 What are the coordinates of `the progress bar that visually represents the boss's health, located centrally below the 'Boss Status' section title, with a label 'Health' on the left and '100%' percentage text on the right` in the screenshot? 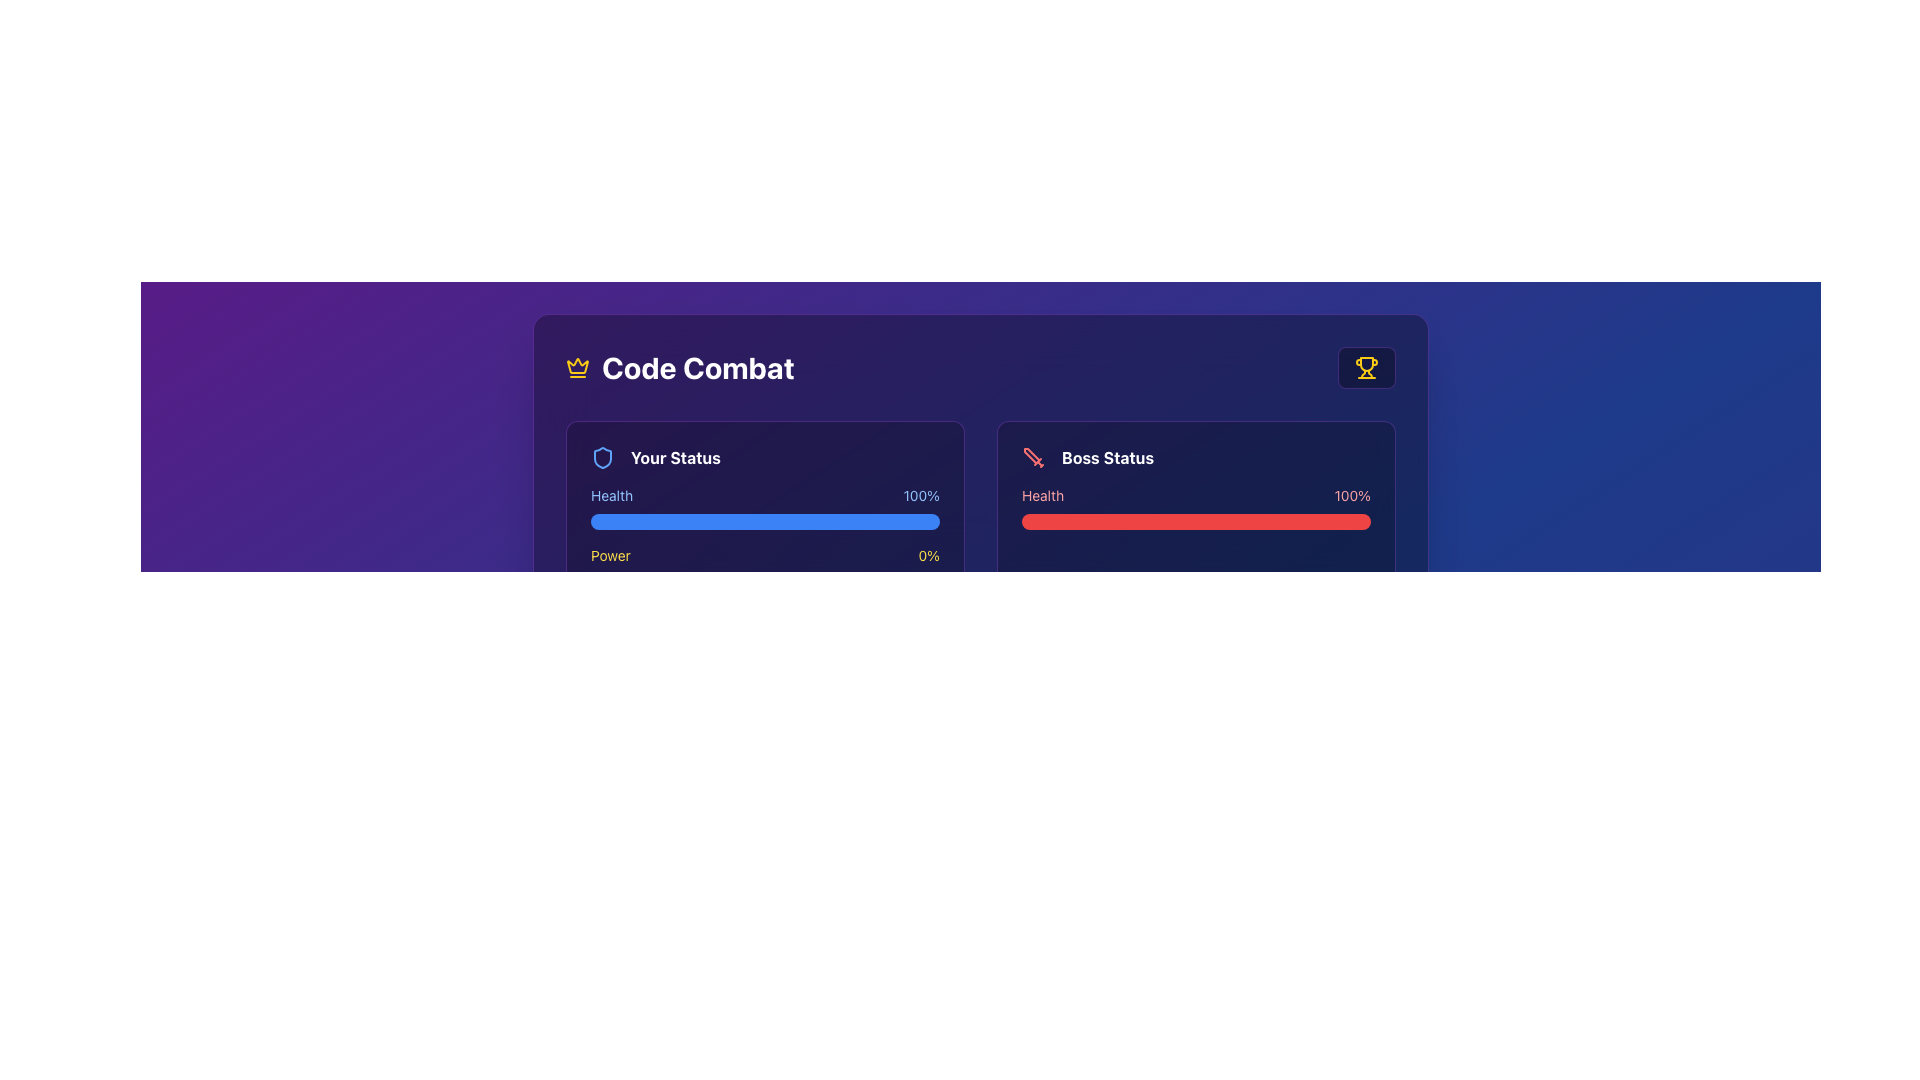 It's located at (1196, 507).